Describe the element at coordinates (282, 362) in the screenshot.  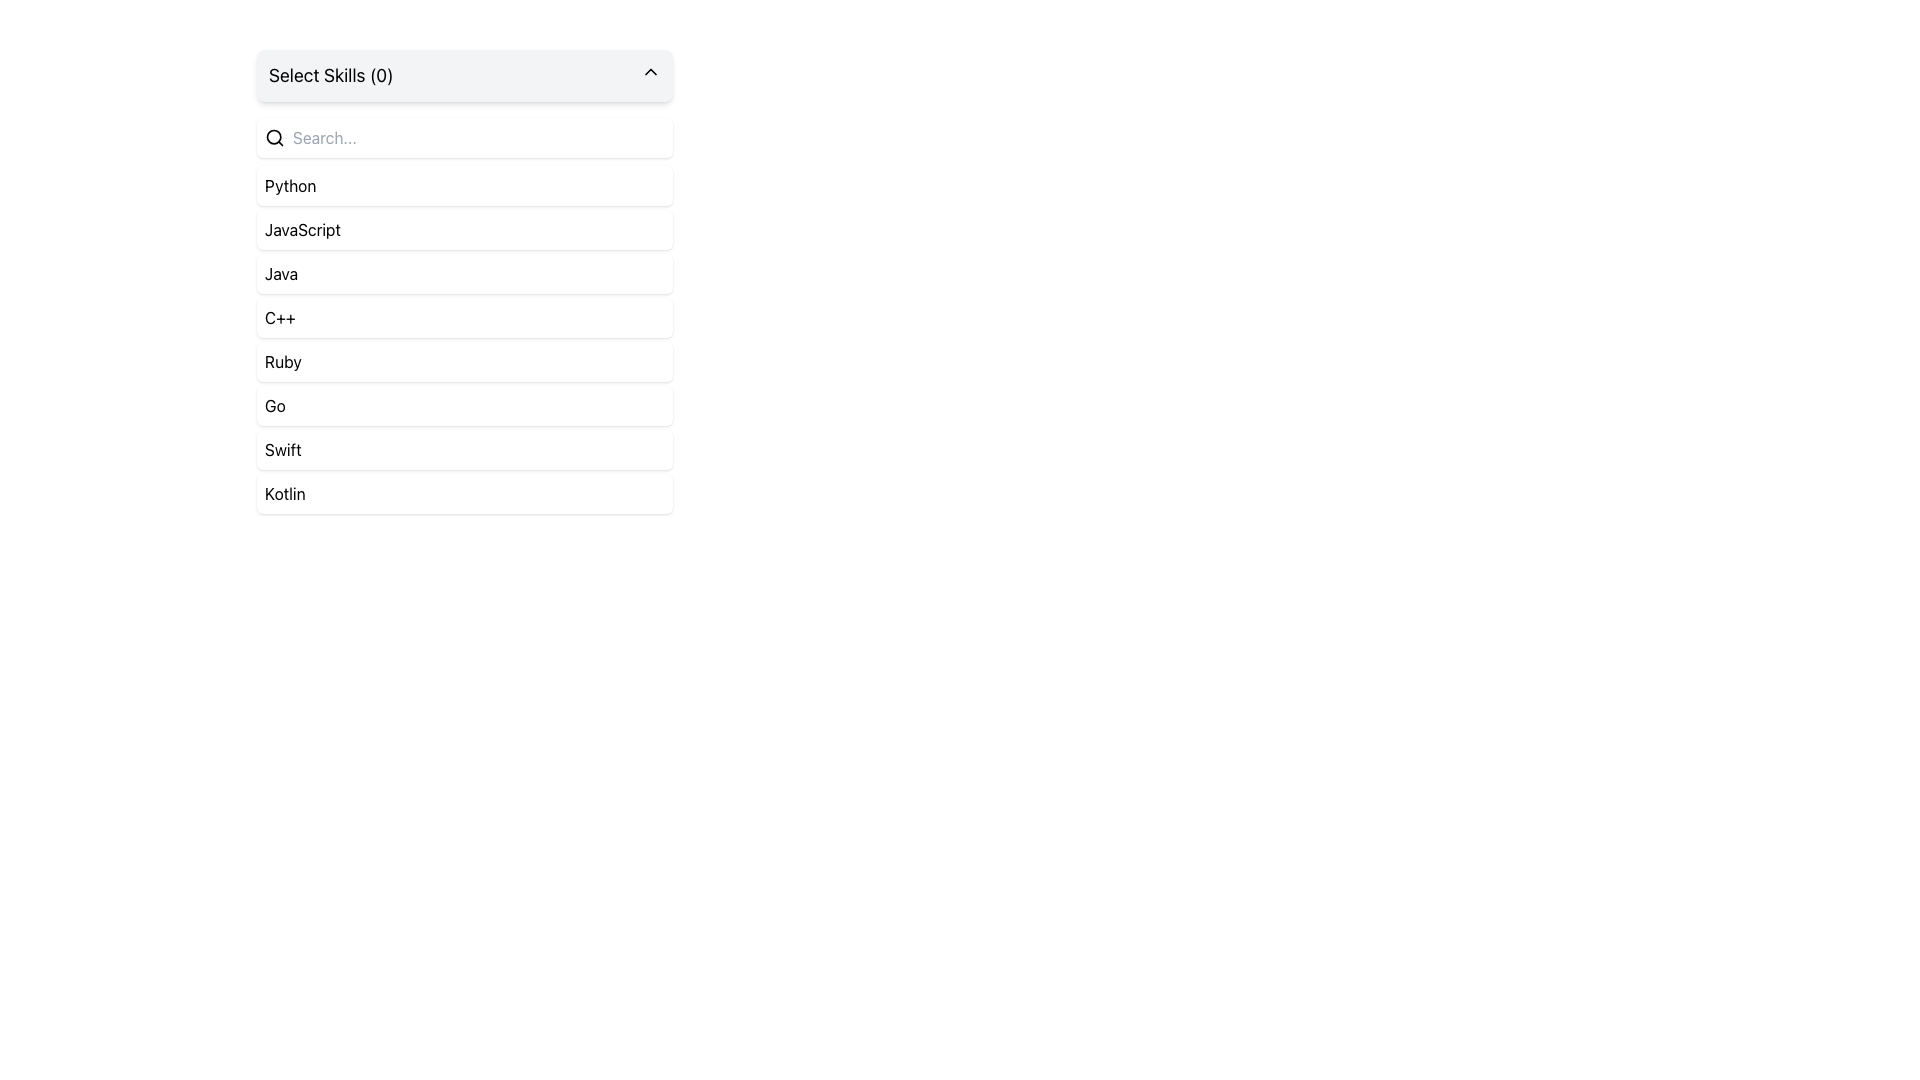
I see `the fifth option in the dropdown menu titled 'Select Skills (0)'` at that location.